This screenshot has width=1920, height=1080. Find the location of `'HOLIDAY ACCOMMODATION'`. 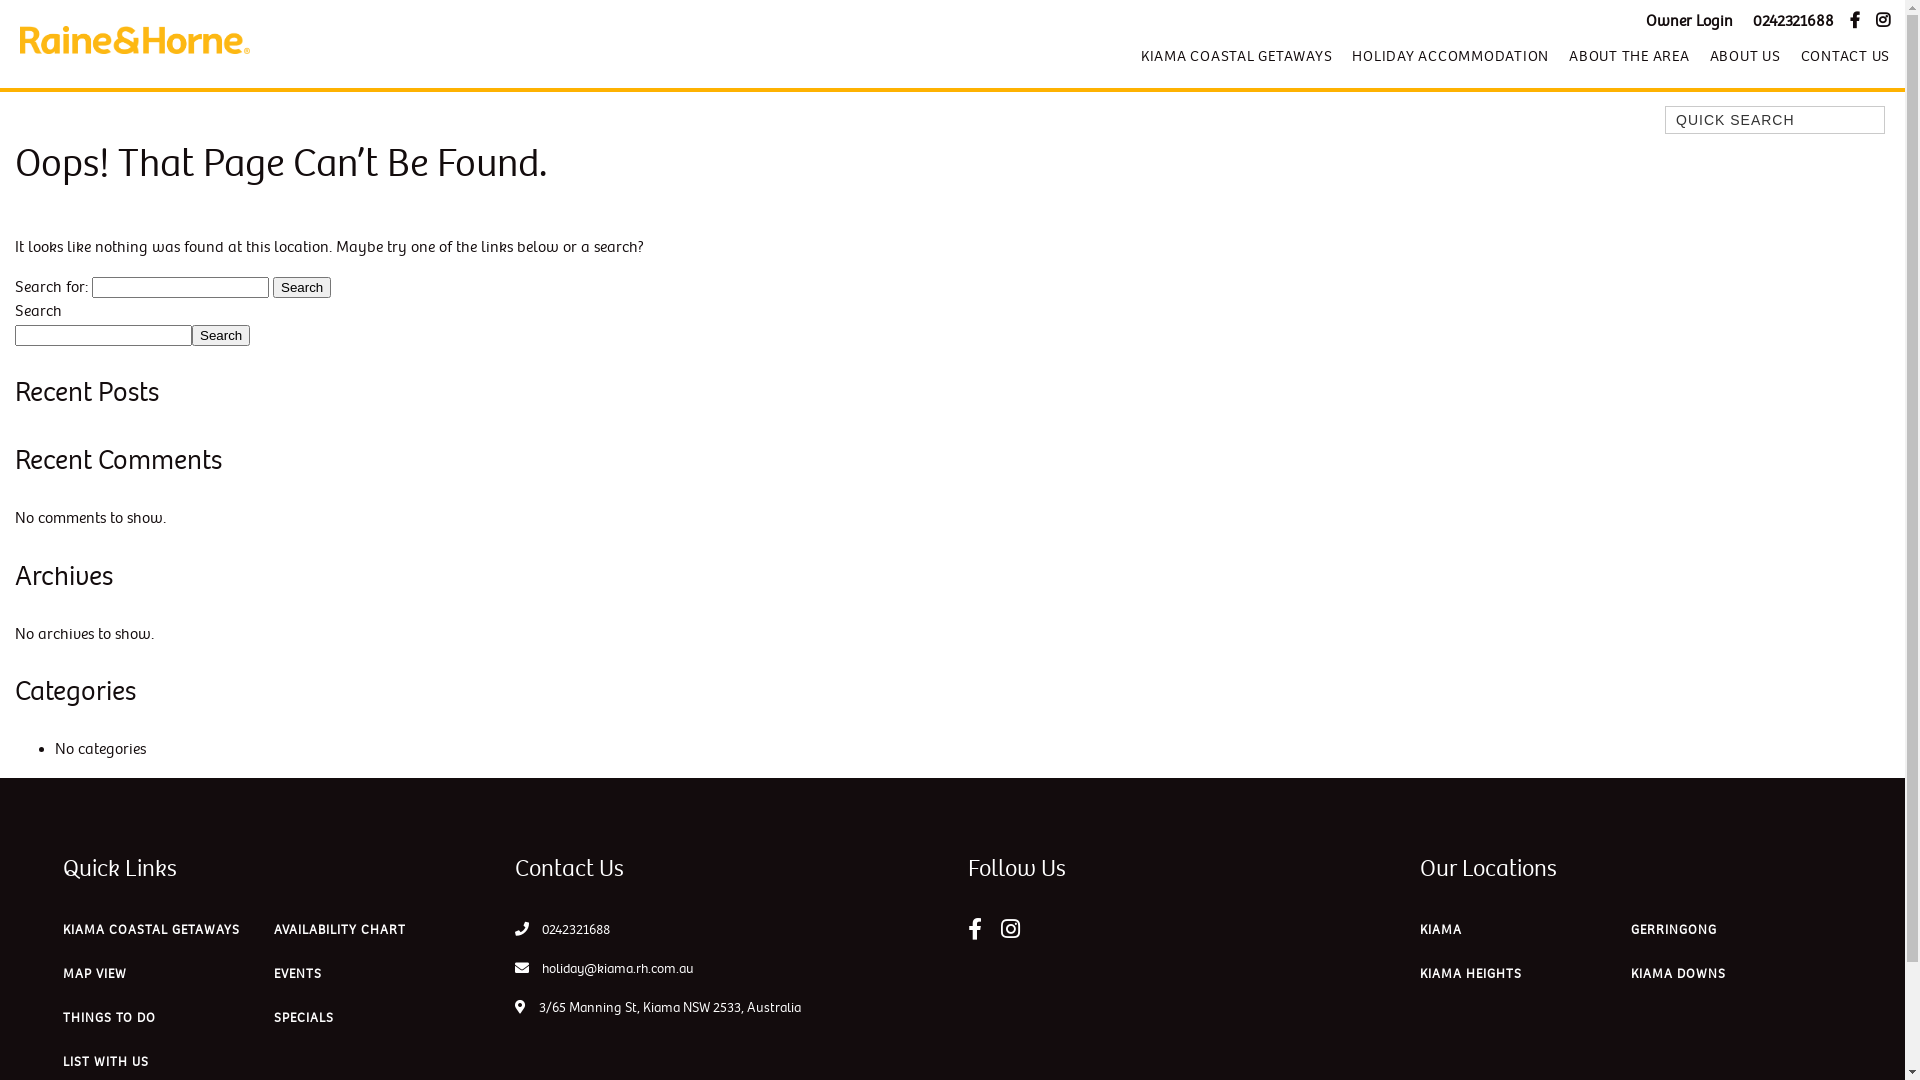

'HOLIDAY ACCOMMODATION' is located at coordinates (1450, 55).